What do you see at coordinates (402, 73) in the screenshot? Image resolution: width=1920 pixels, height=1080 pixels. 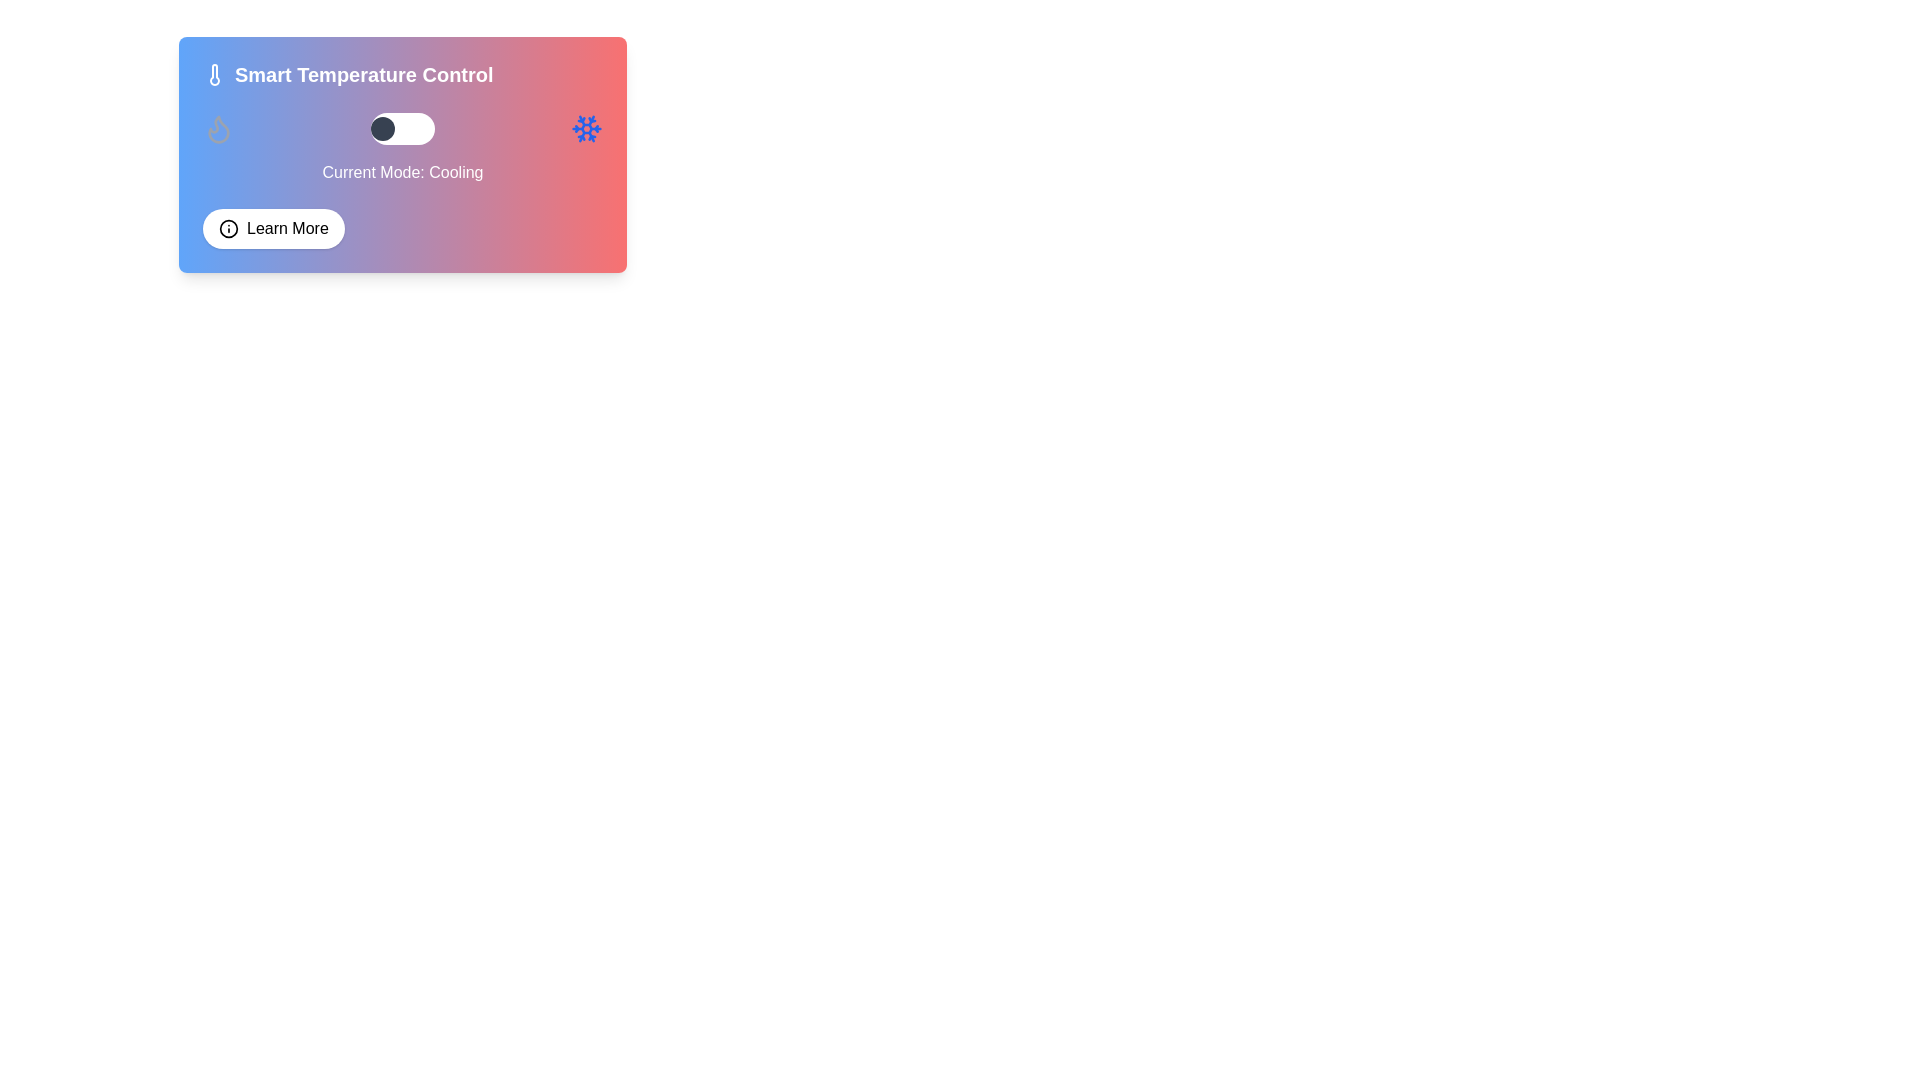 I see `the title element styled with bold, large white font, which includes a thermometer icon and the text 'Smart Temperature Control', located at the top of the card` at bounding box center [402, 73].